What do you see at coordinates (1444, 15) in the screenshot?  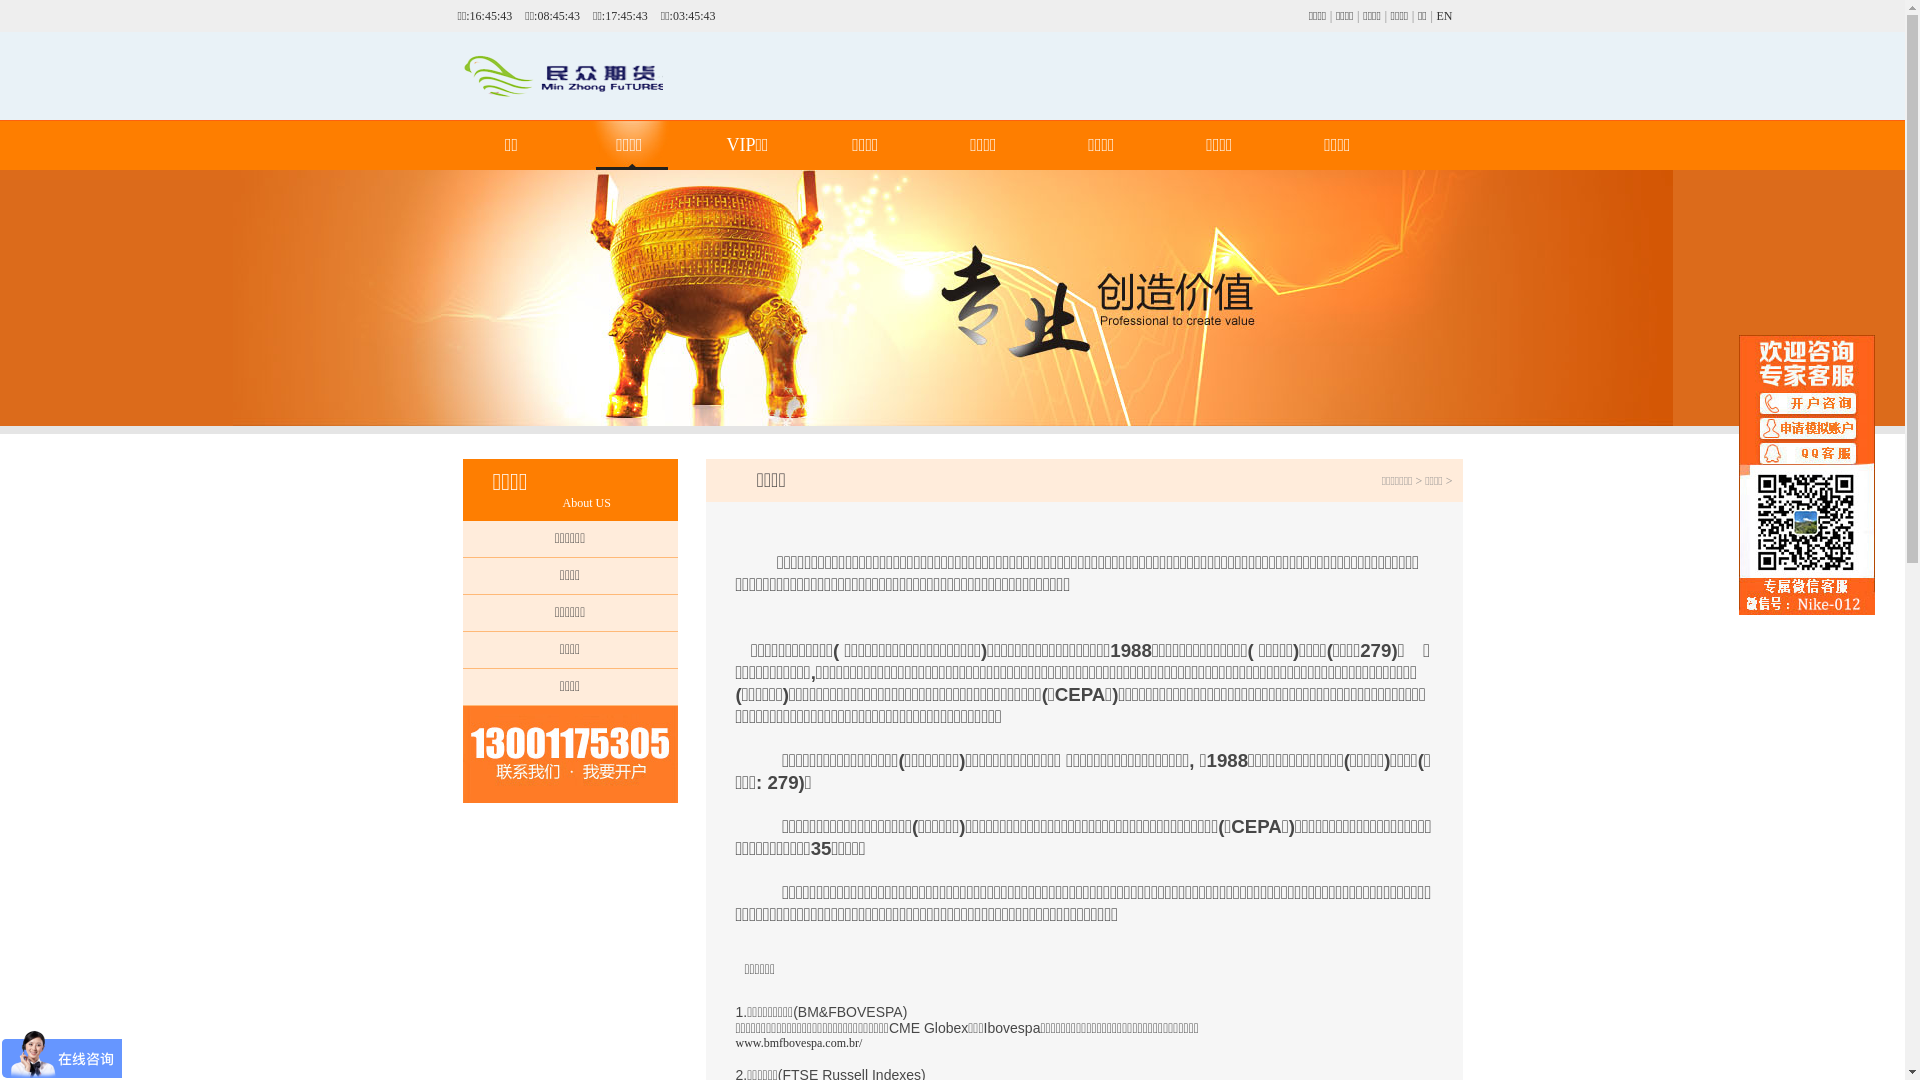 I see `'EN'` at bounding box center [1444, 15].